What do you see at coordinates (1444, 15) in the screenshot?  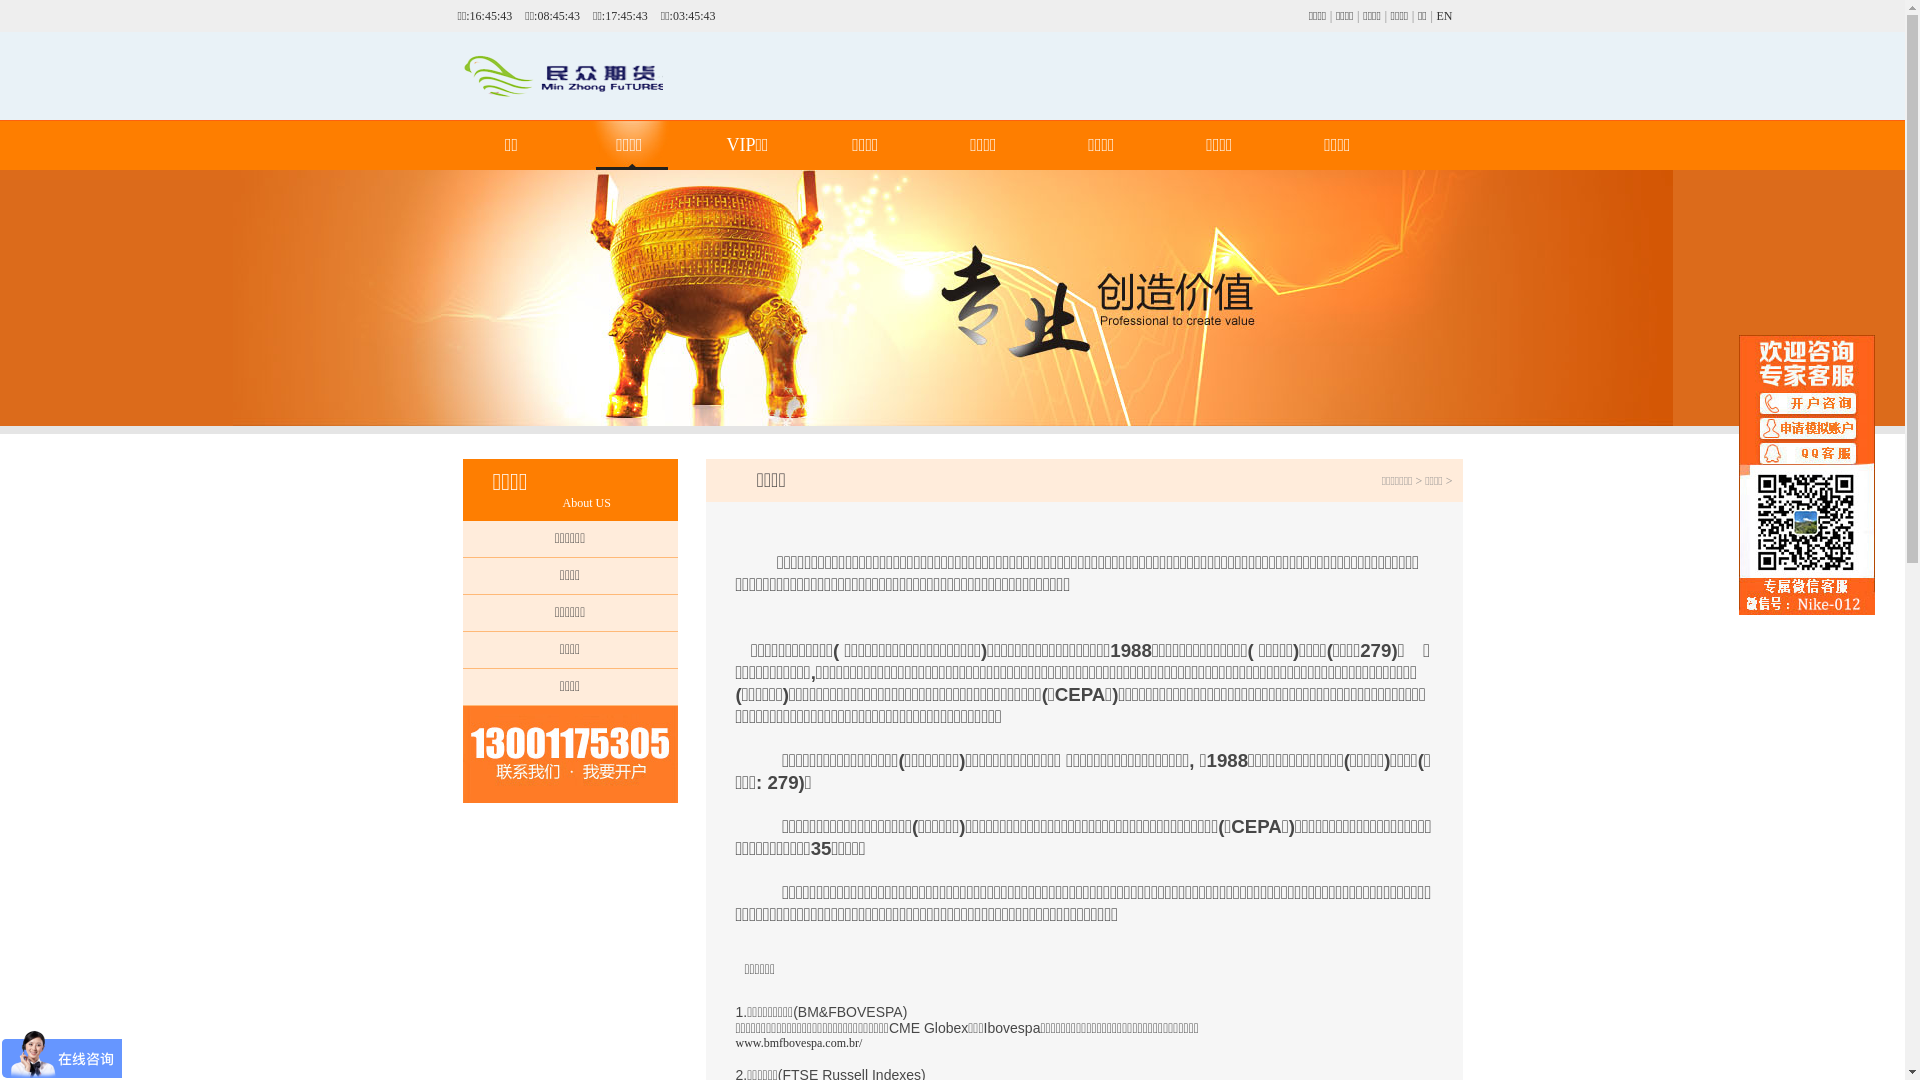 I see `'EN'` at bounding box center [1444, 15].